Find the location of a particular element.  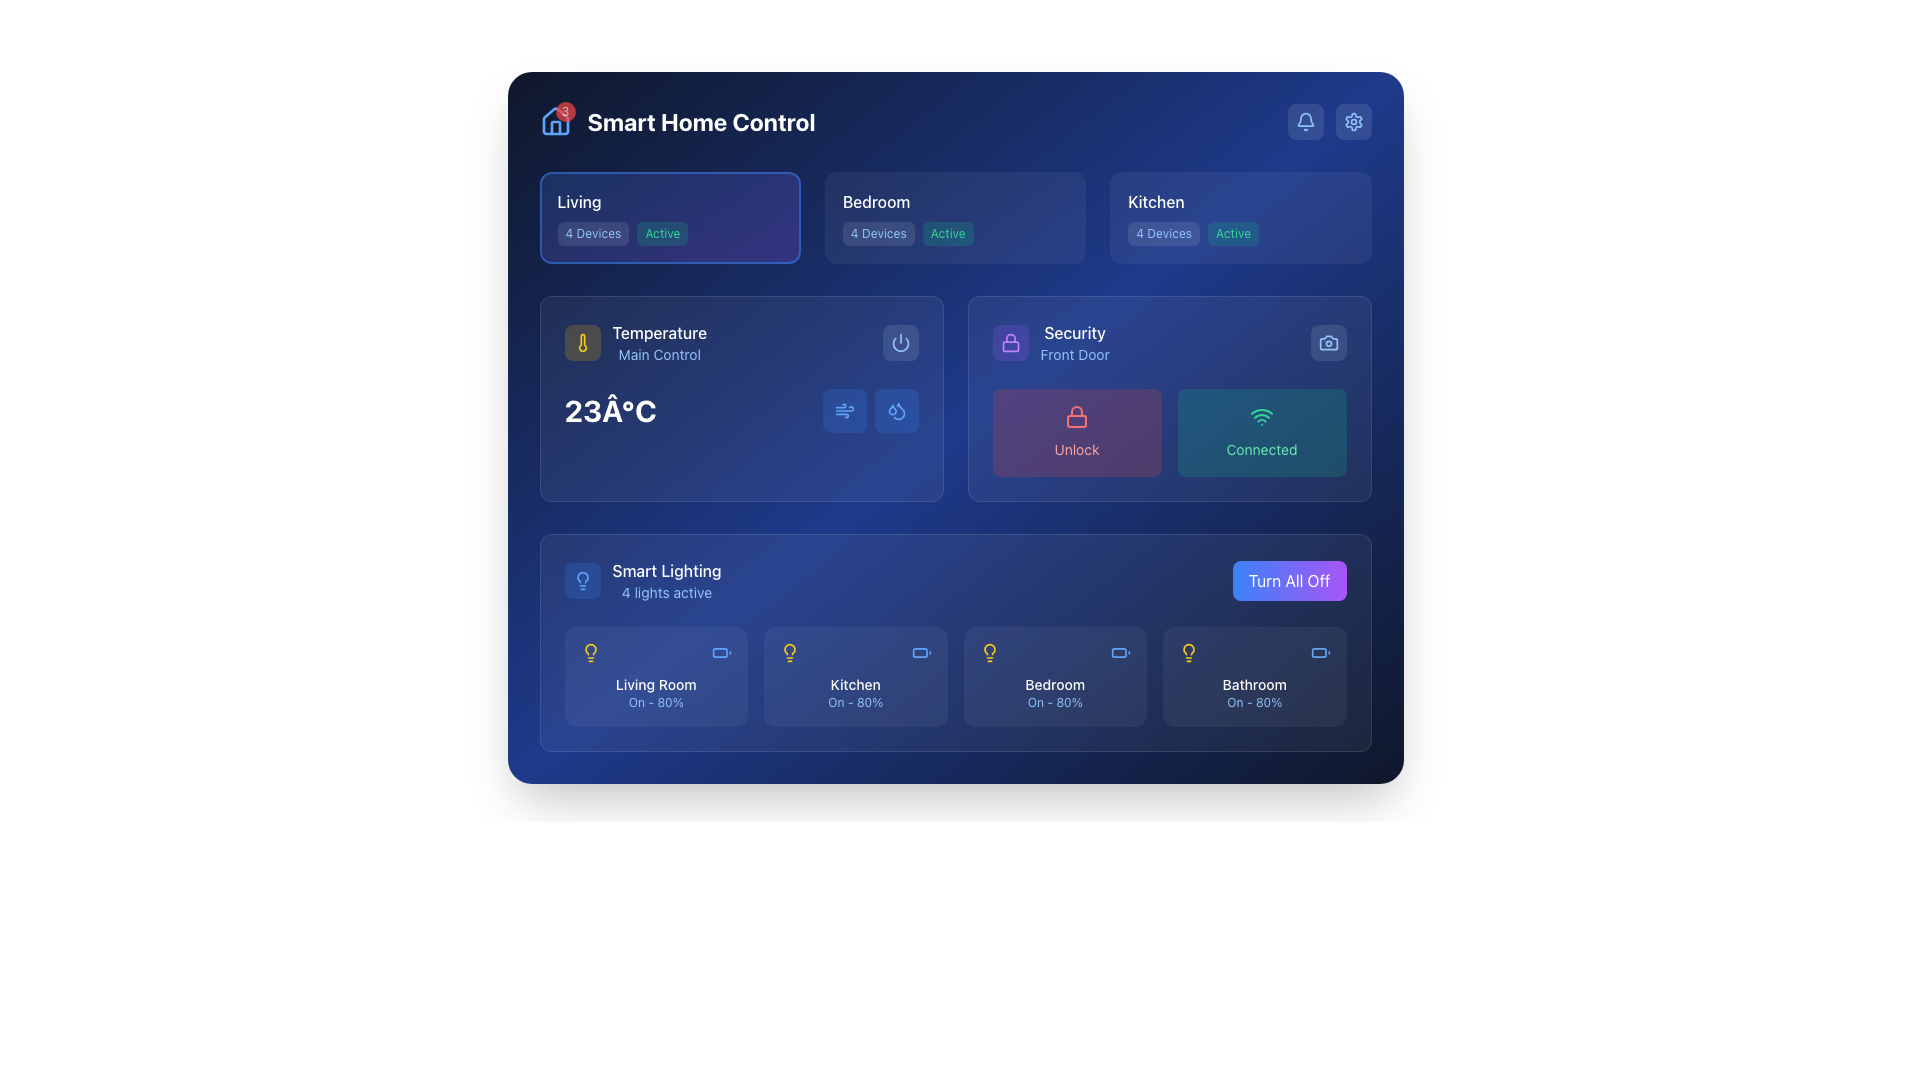

the first text label element related to 'Security' which is located in the central-right area of the layout, above the smaller blue text 'Front Door' is located at coordinates (1074, 331).